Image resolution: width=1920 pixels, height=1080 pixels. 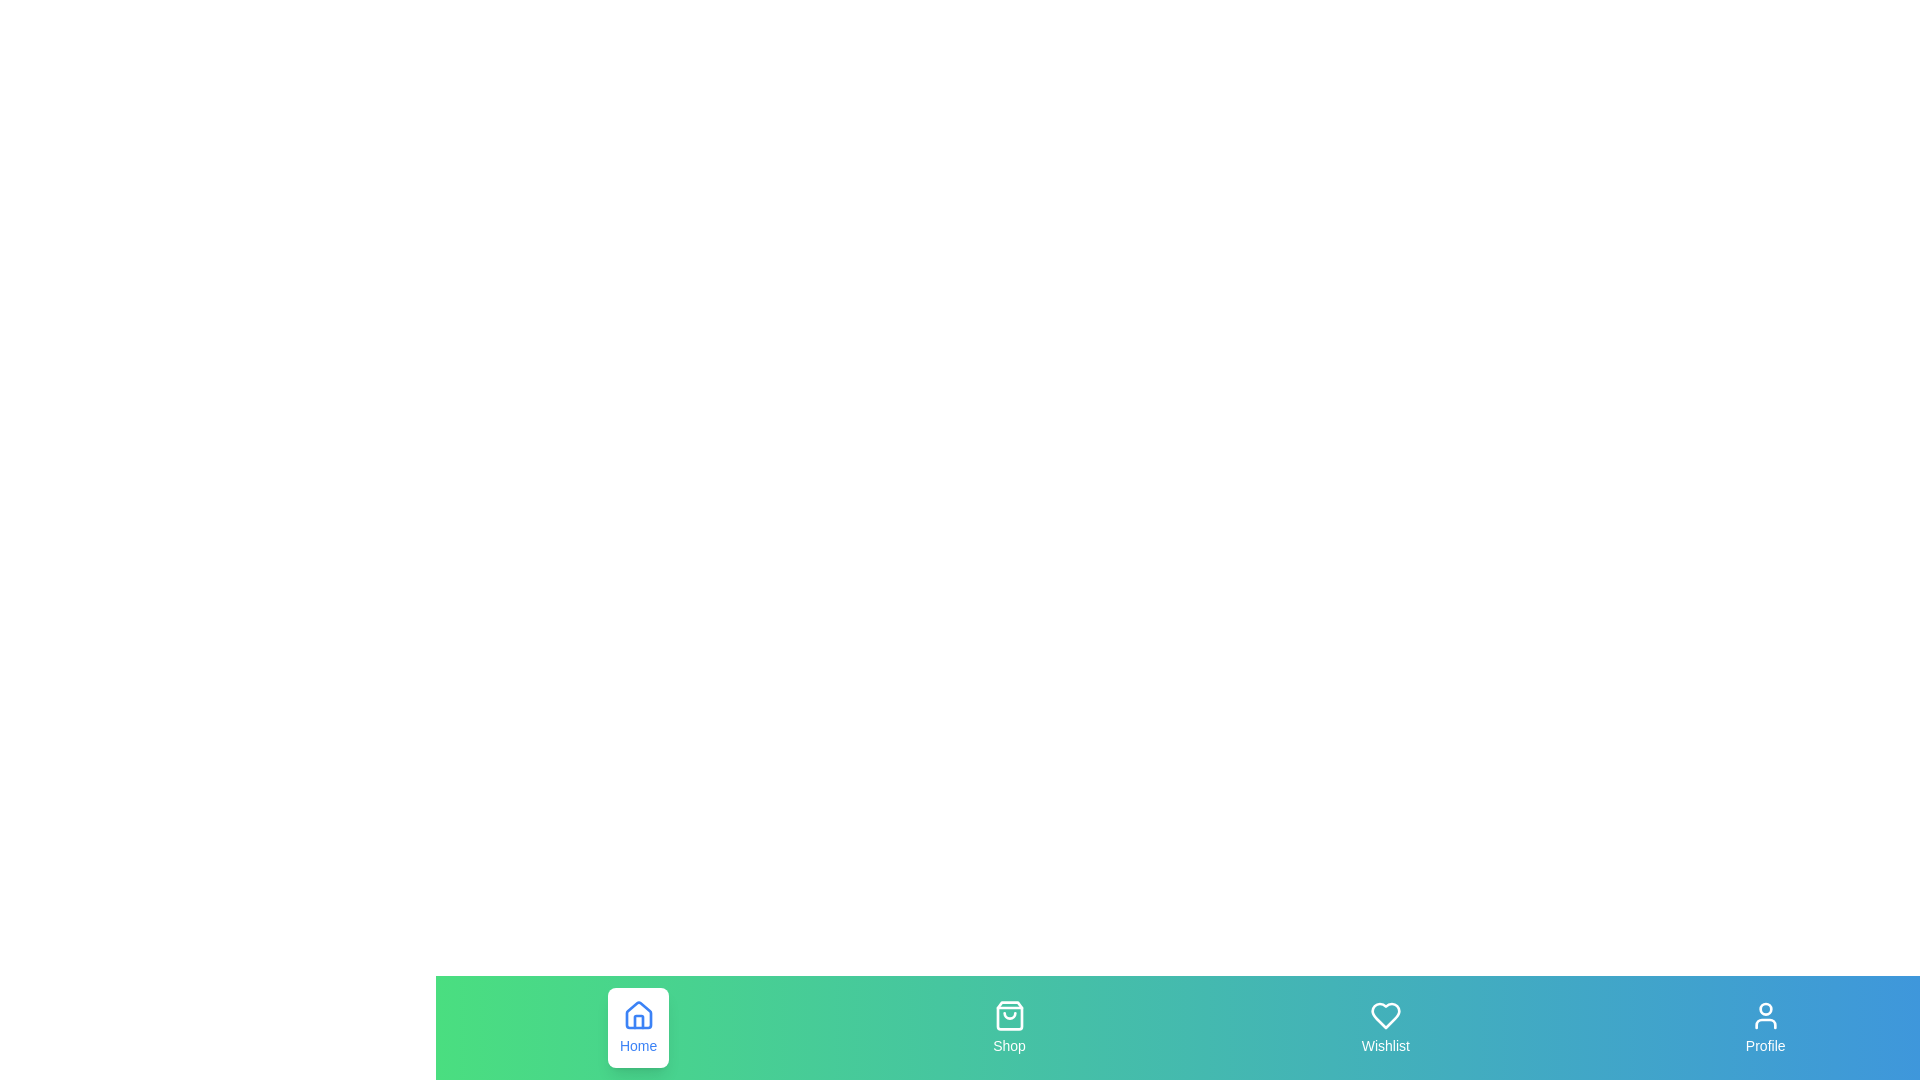 What do you see at coordinates (1384, 1028) in the screenshot?
I see `the tab labeled Wishlist by clicking its button` at bounding box center [1384, 1028].